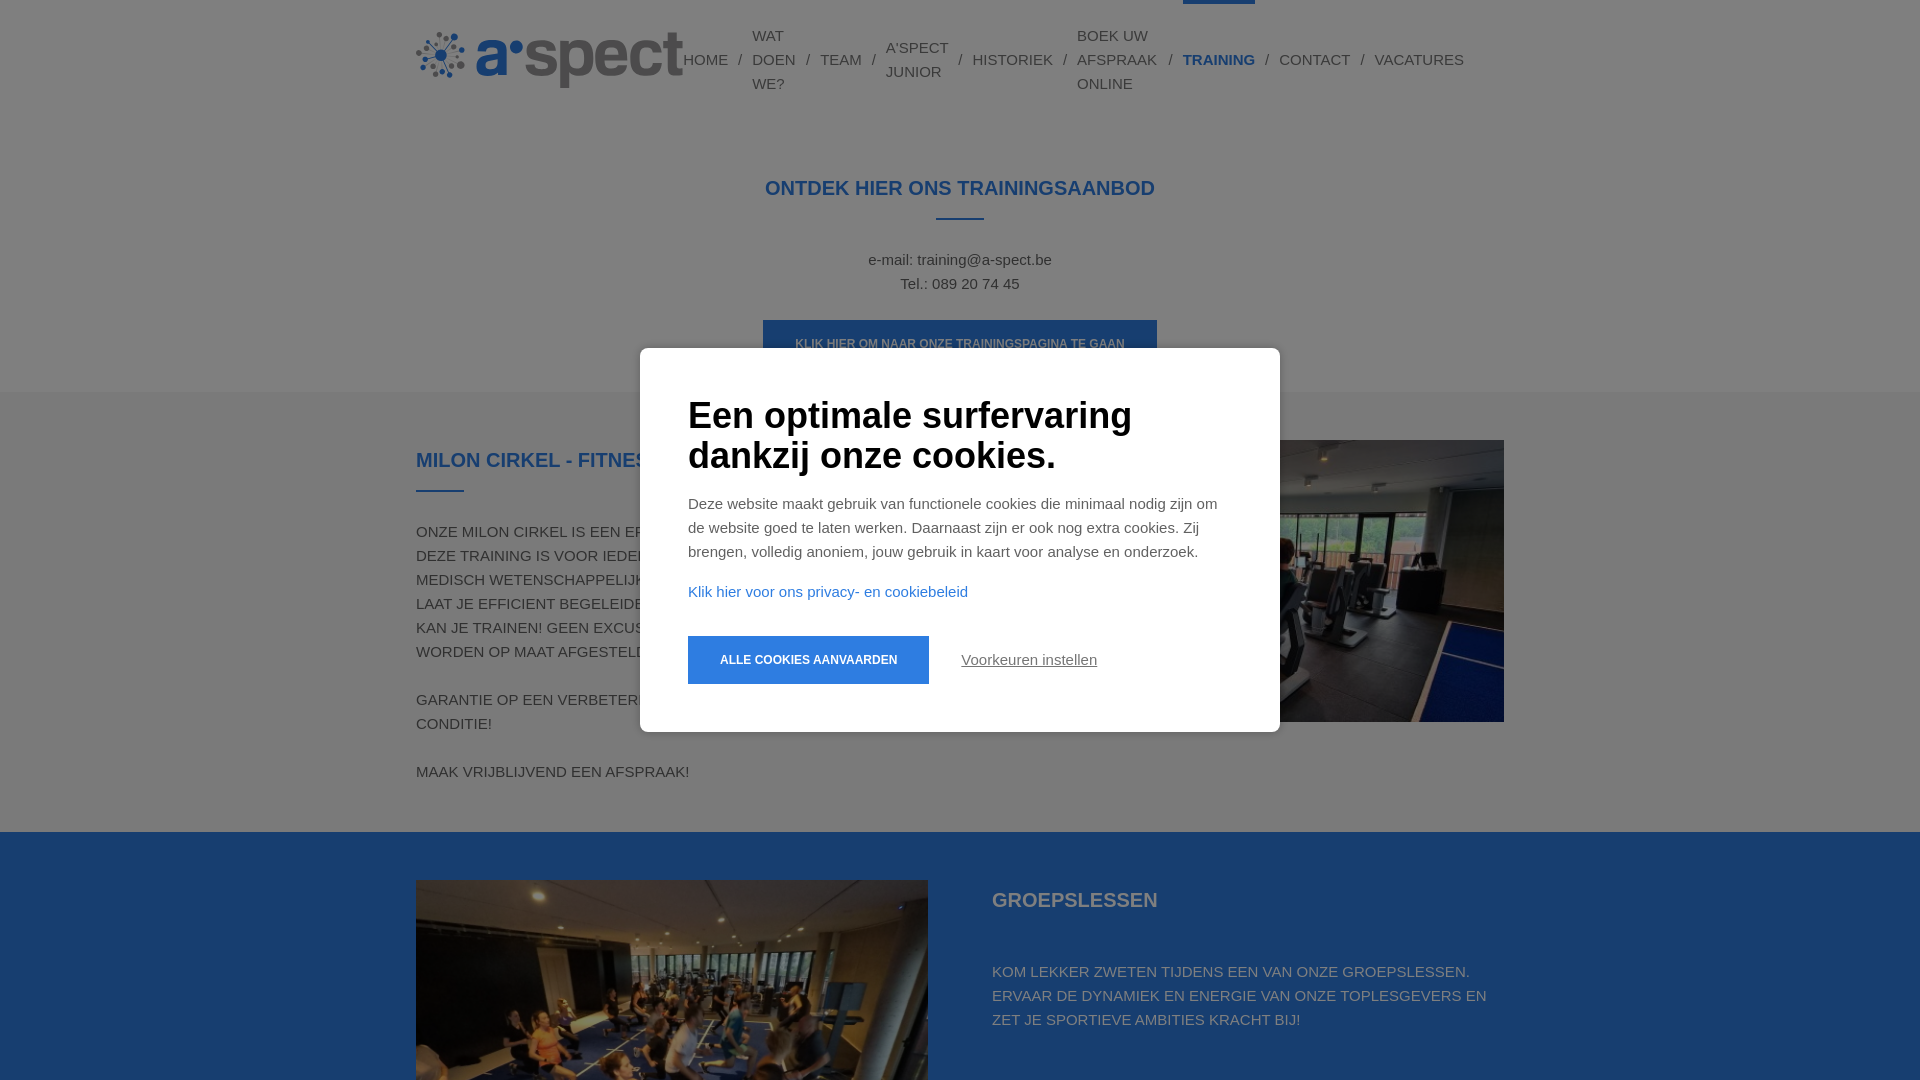  I want to click on 'ALLE COOKIES AANVAARDEN', so click(808, 659).